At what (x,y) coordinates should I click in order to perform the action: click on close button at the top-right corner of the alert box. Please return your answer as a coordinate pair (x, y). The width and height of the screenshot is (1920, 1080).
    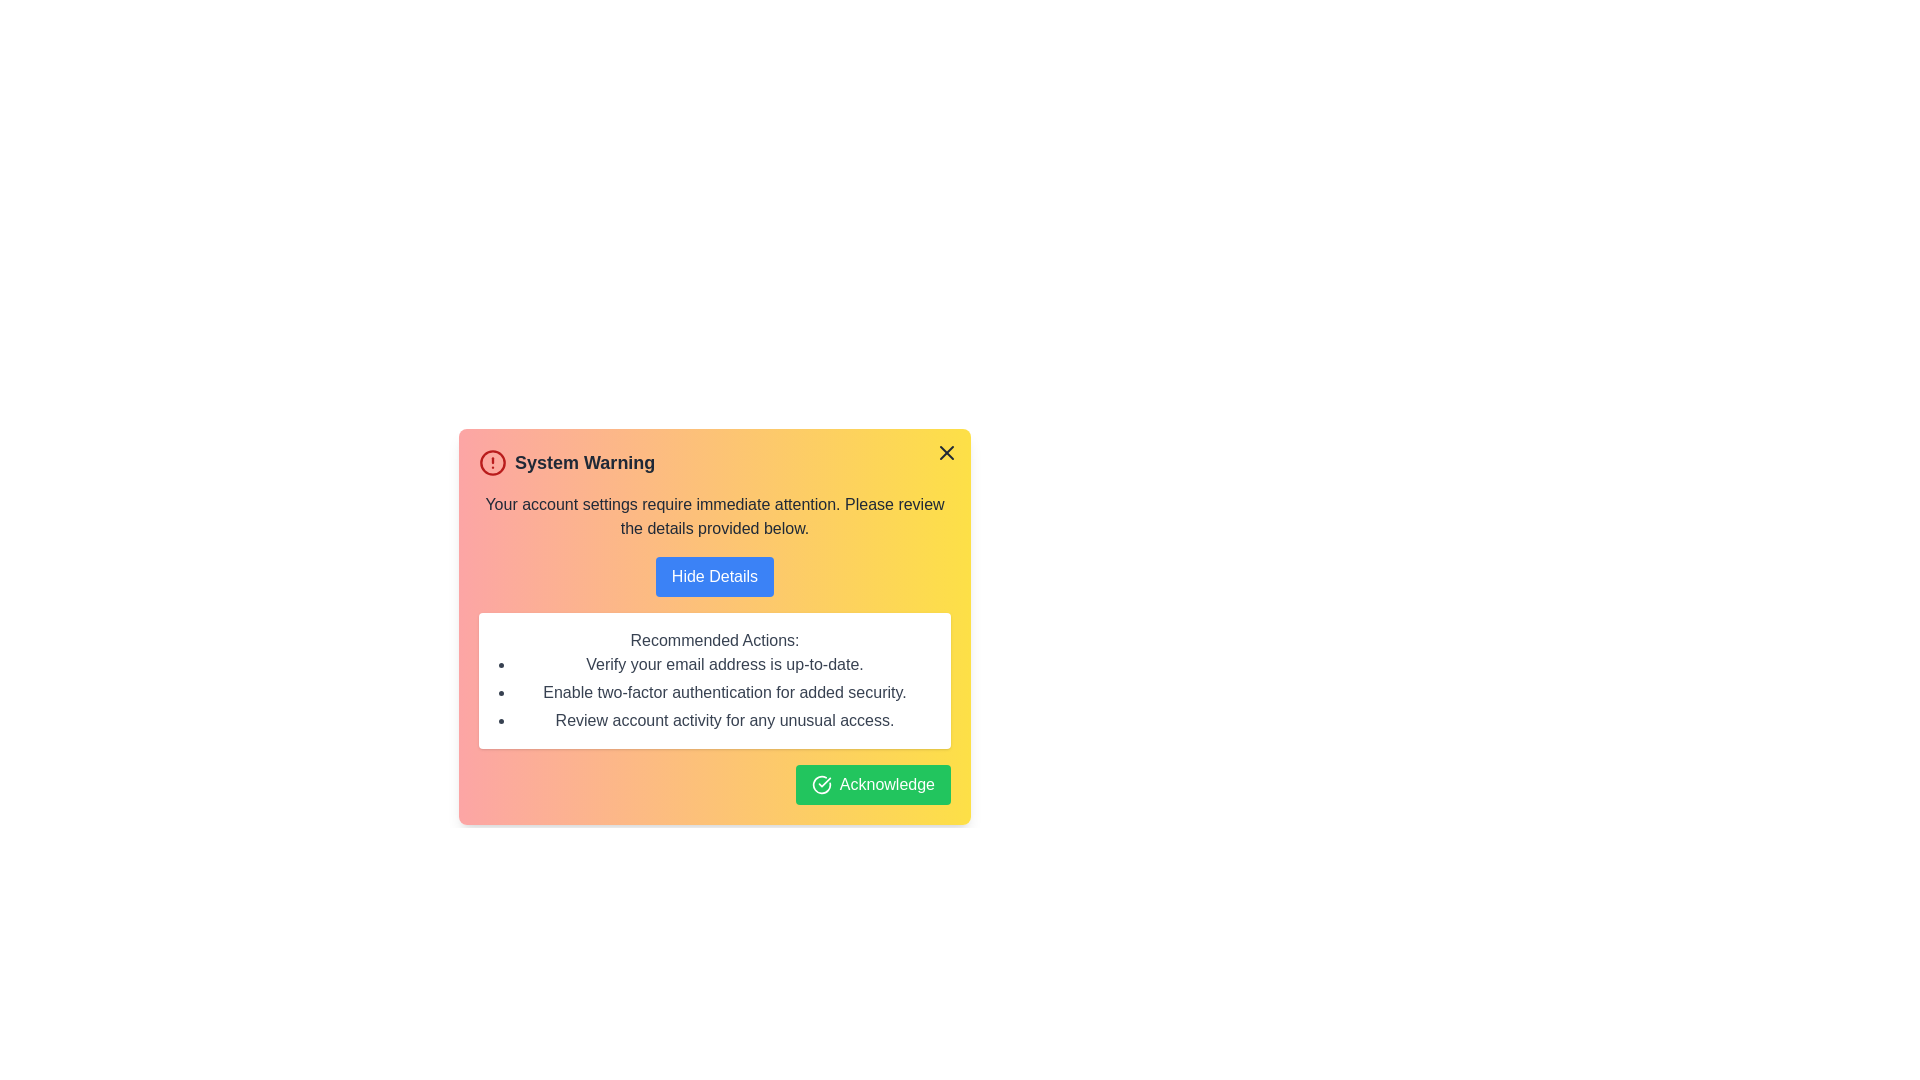
    Looking at the image, I should click on (945, 452).